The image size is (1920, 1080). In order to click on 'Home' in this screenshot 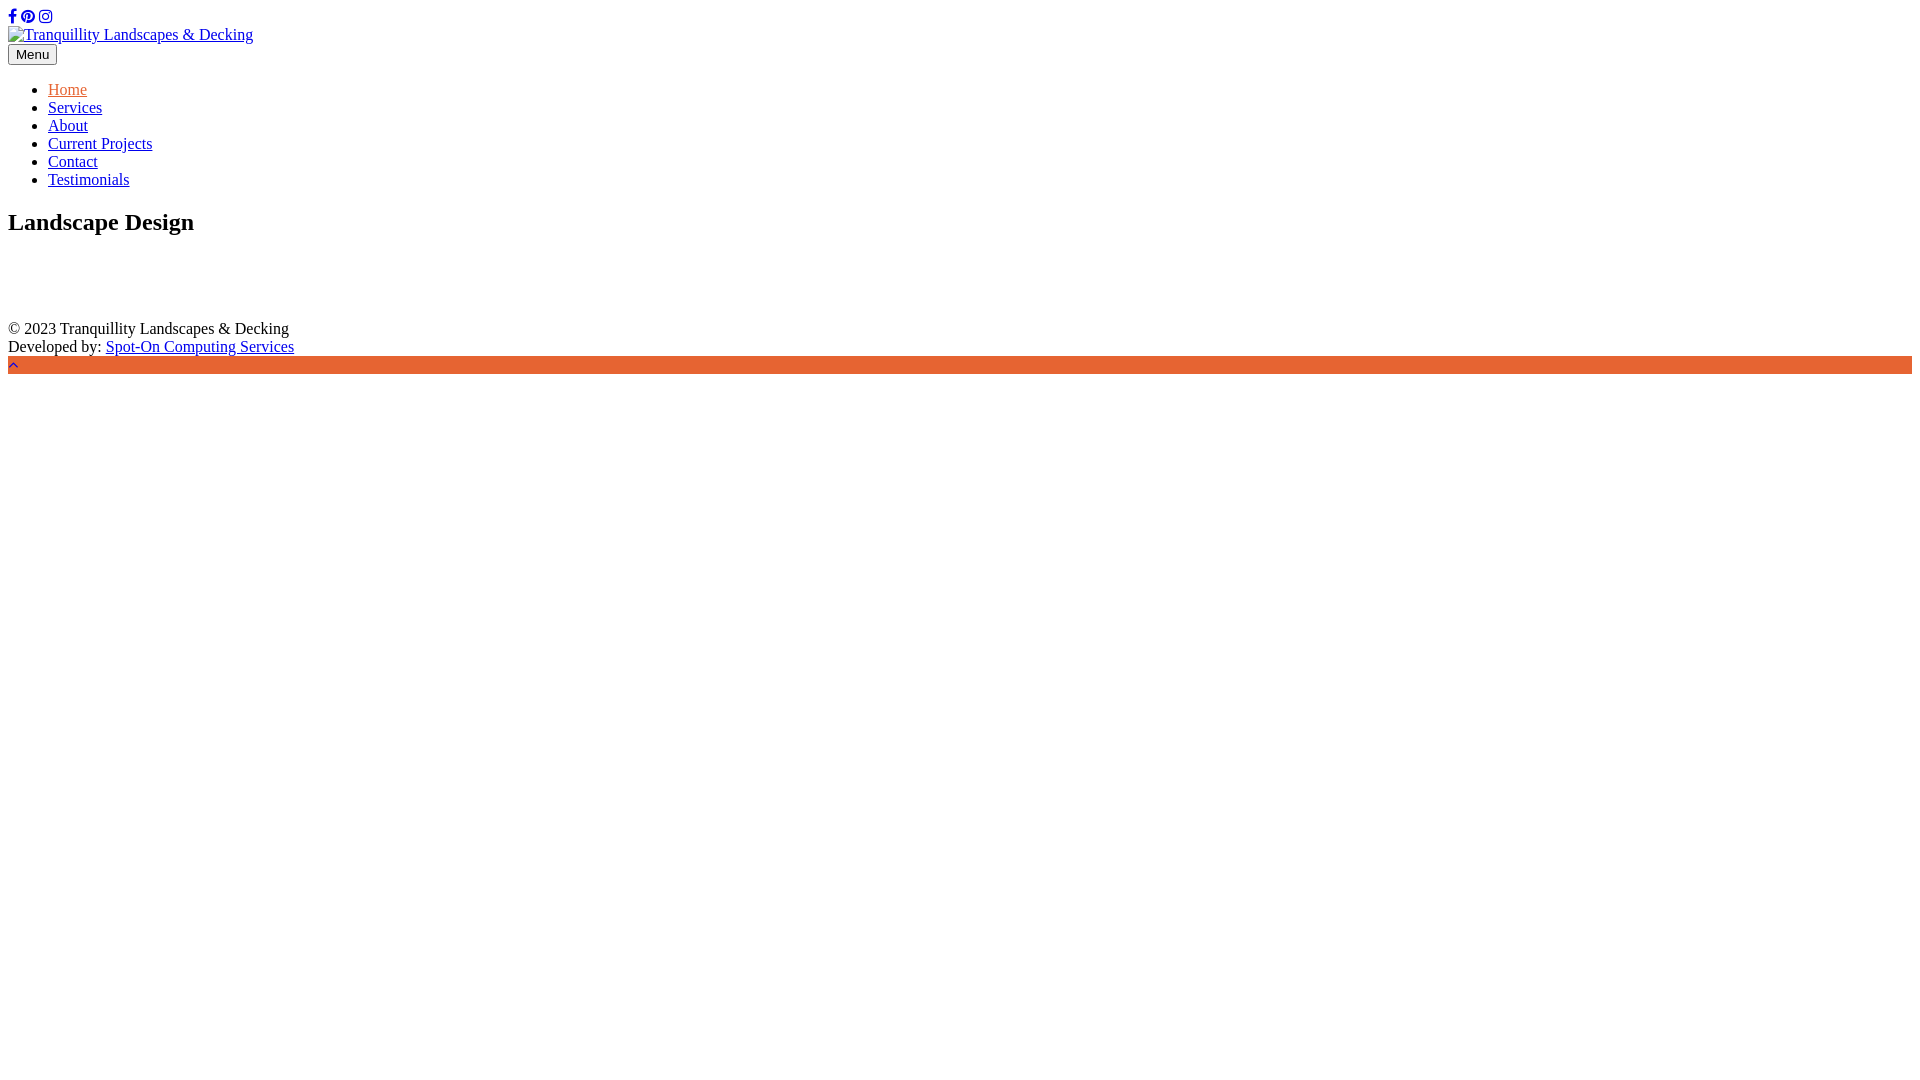, I will do `click(67, 88)`.